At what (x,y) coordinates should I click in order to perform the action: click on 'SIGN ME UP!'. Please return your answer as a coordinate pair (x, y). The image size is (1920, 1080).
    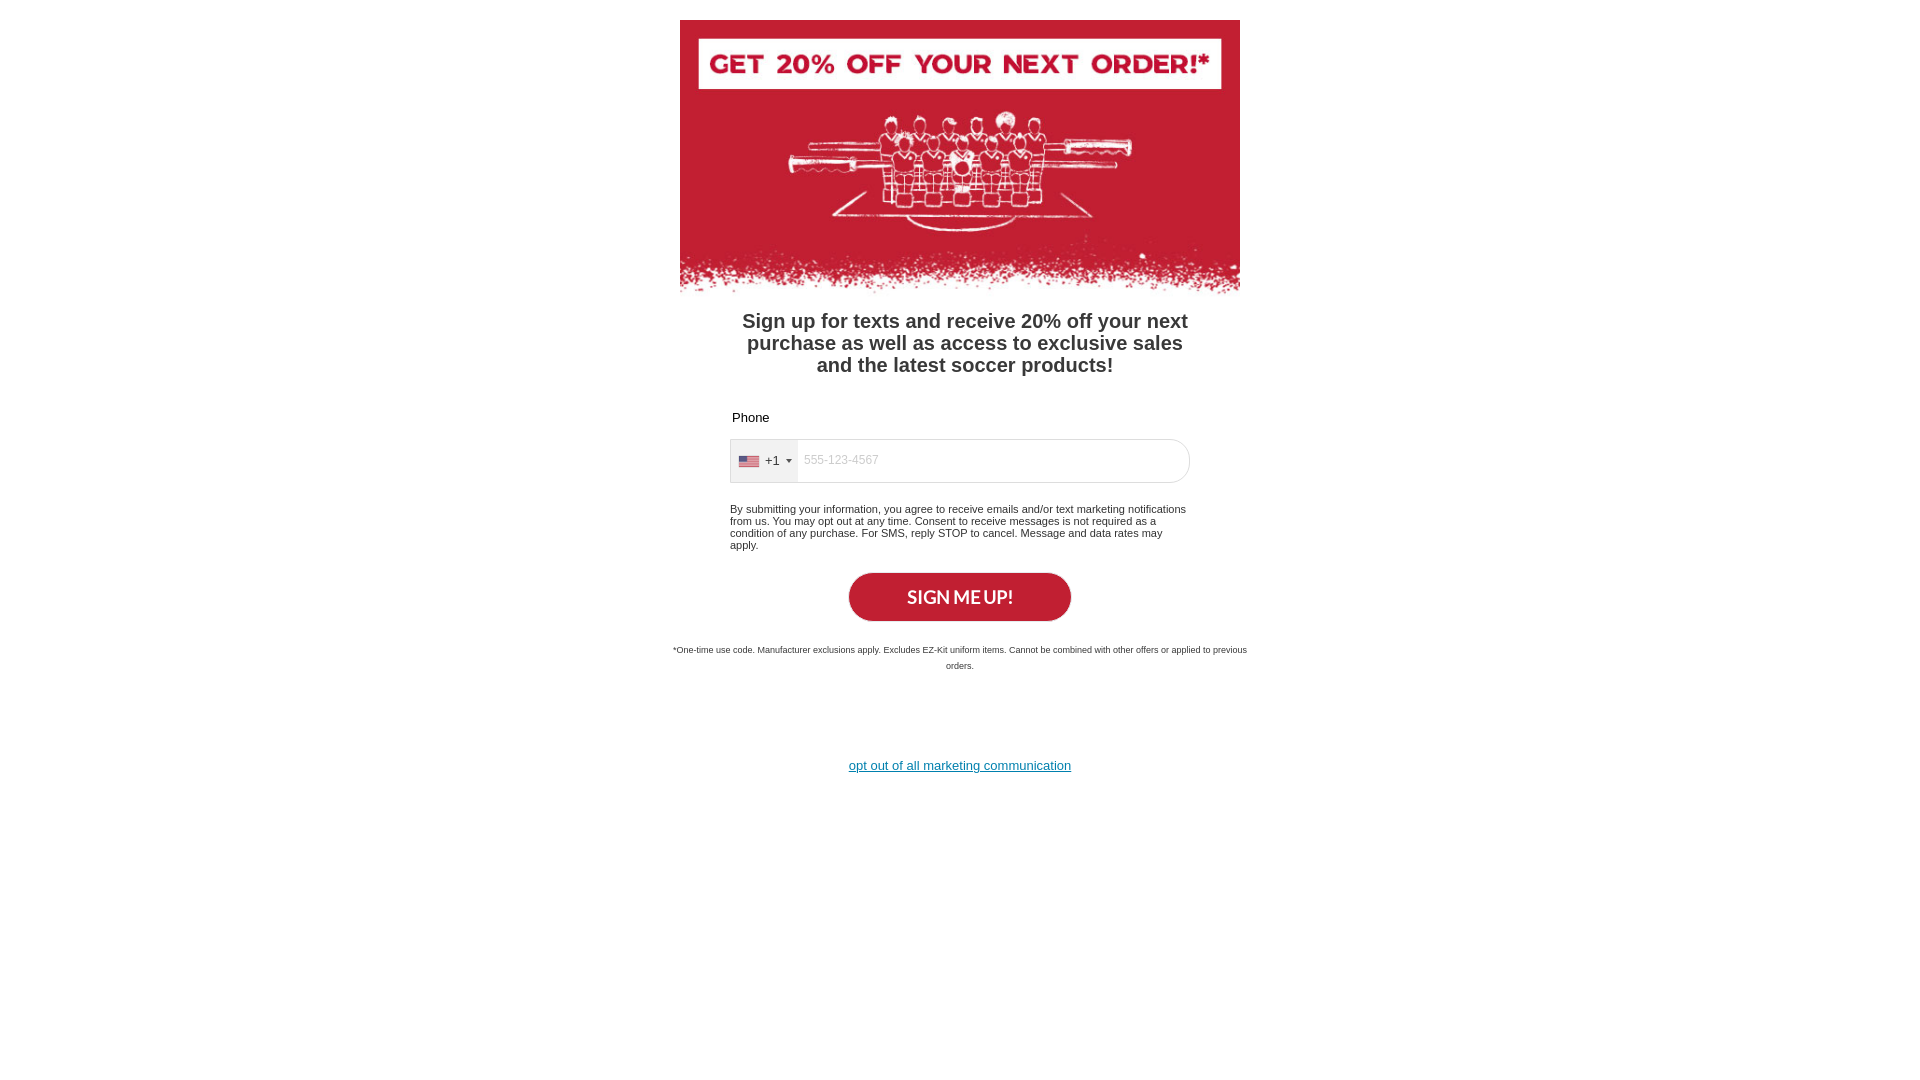
    Looking at the image, I should click on (848, 596).